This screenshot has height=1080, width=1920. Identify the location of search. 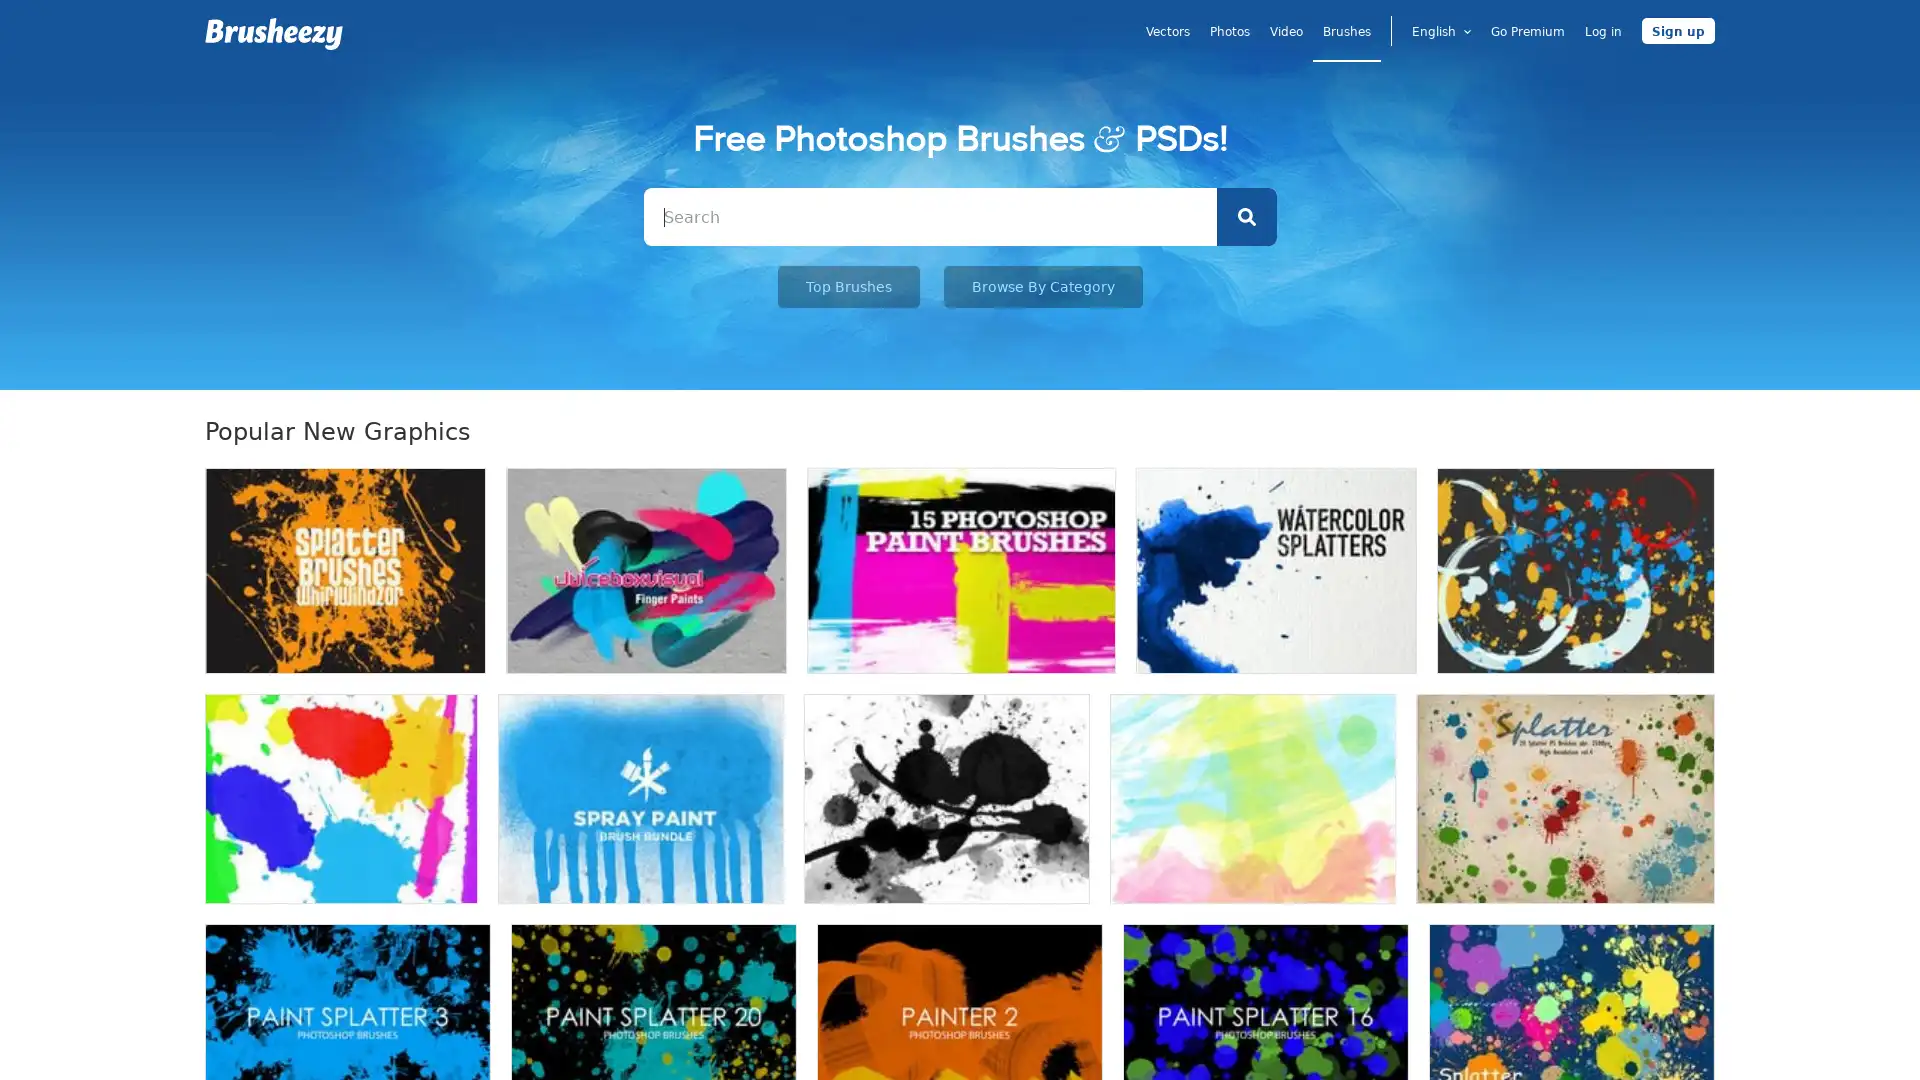
(1245, 216).